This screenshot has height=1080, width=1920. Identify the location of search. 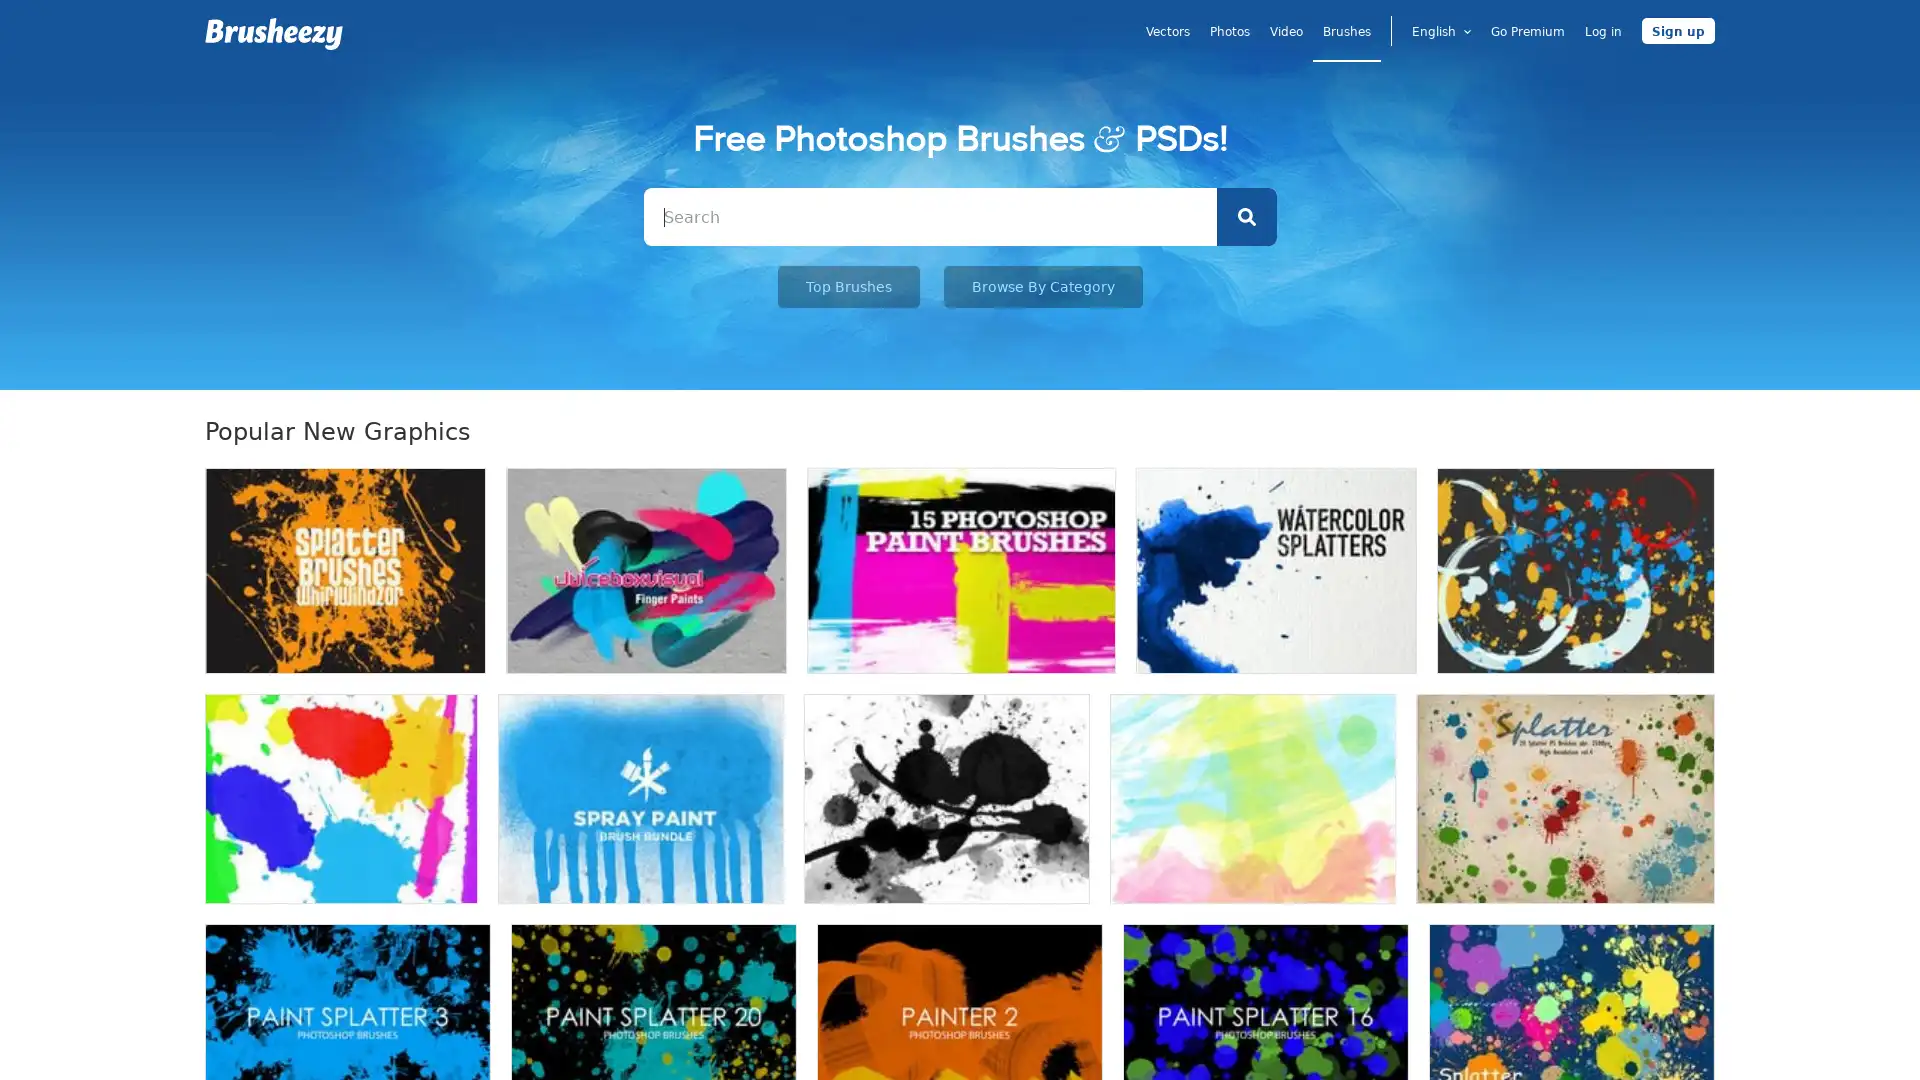
(1245, 216).